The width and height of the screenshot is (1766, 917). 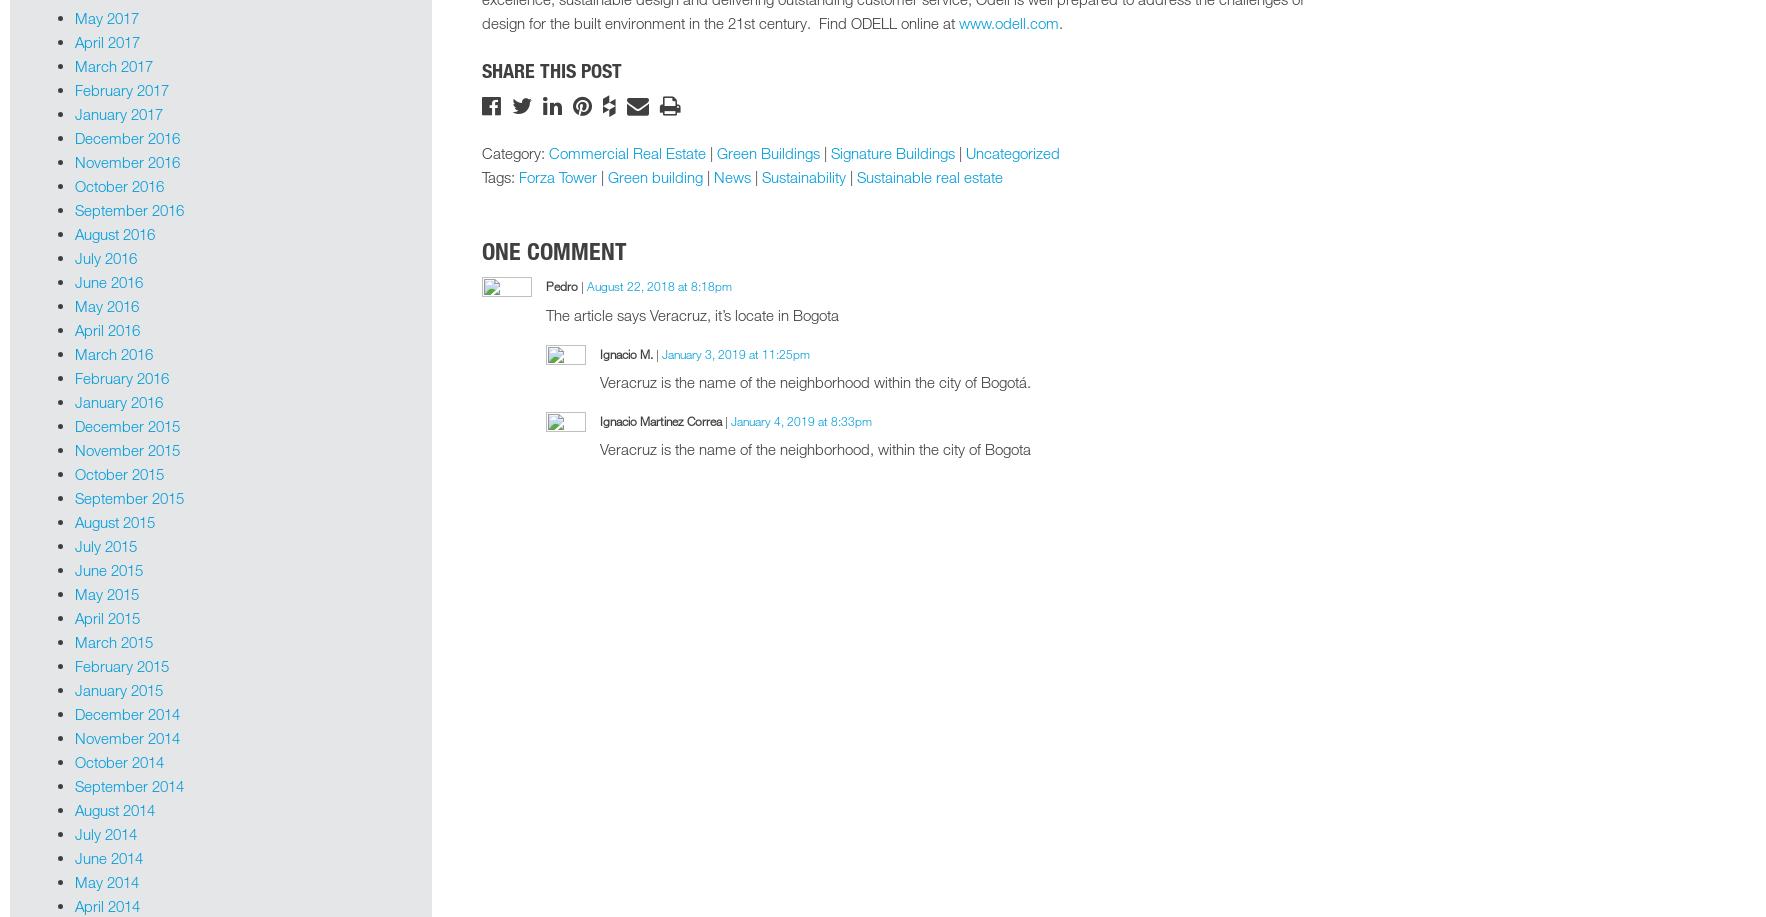 I want to click on 'April 2014', so click(x=106, y=903).